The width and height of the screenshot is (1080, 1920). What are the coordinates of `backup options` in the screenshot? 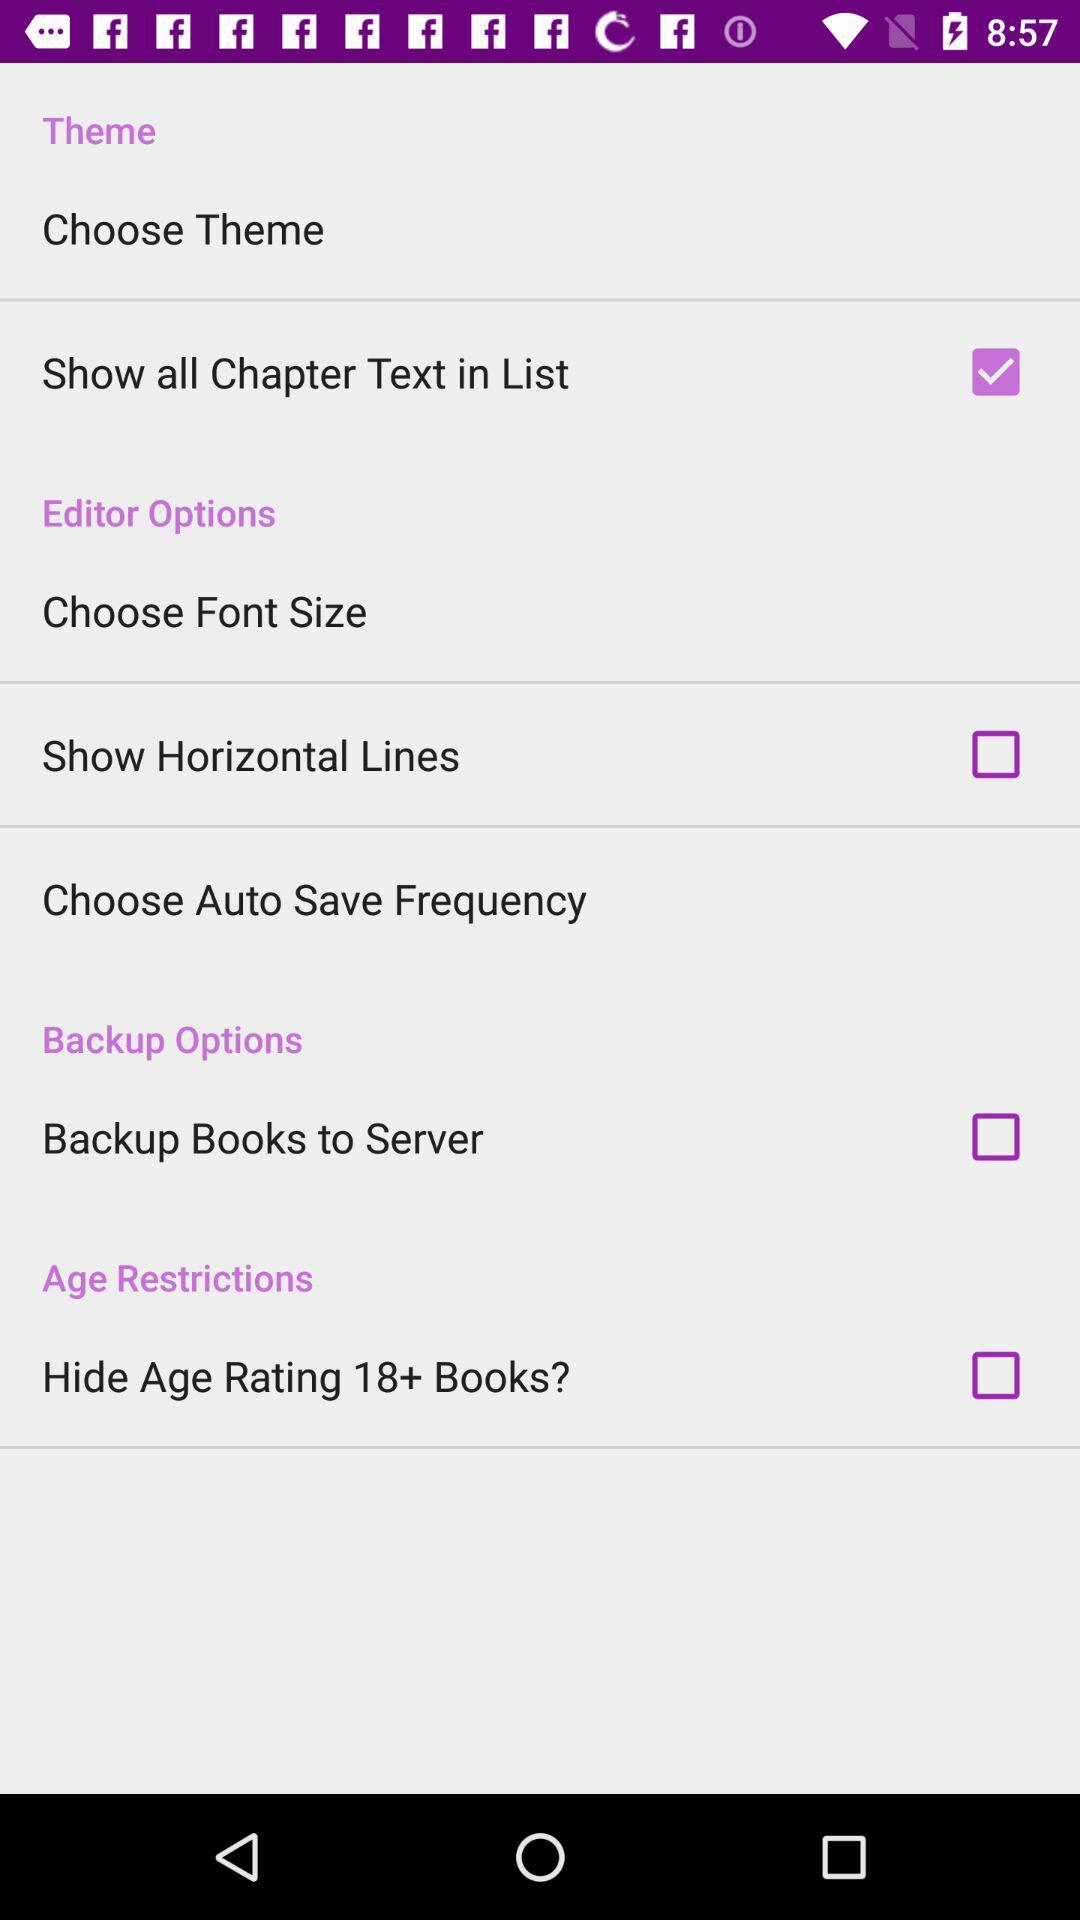 It's located at (540, 1017).